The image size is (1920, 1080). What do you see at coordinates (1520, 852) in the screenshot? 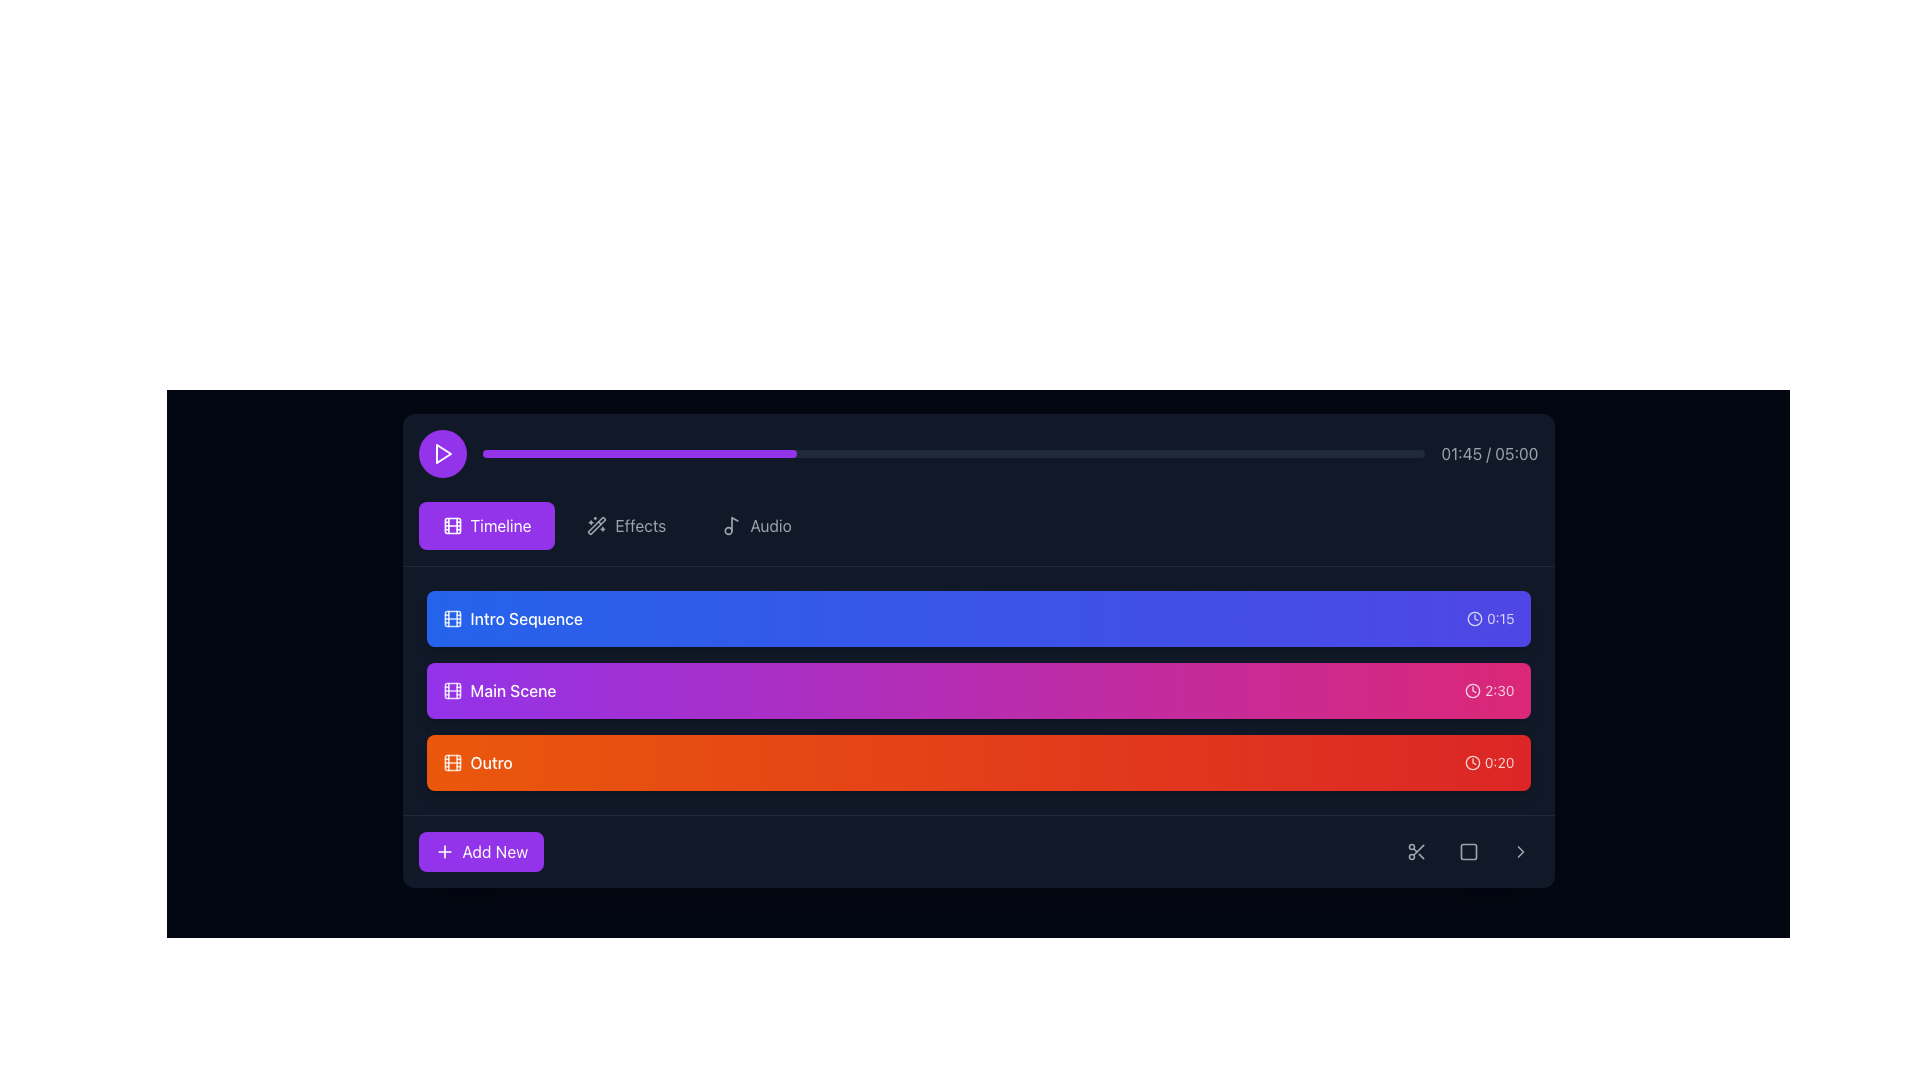
I see `the forward navigation button located at the far-right of a horizontal layout containing three interactive icons to initiate navigation` at bounding box center [1520, 852].